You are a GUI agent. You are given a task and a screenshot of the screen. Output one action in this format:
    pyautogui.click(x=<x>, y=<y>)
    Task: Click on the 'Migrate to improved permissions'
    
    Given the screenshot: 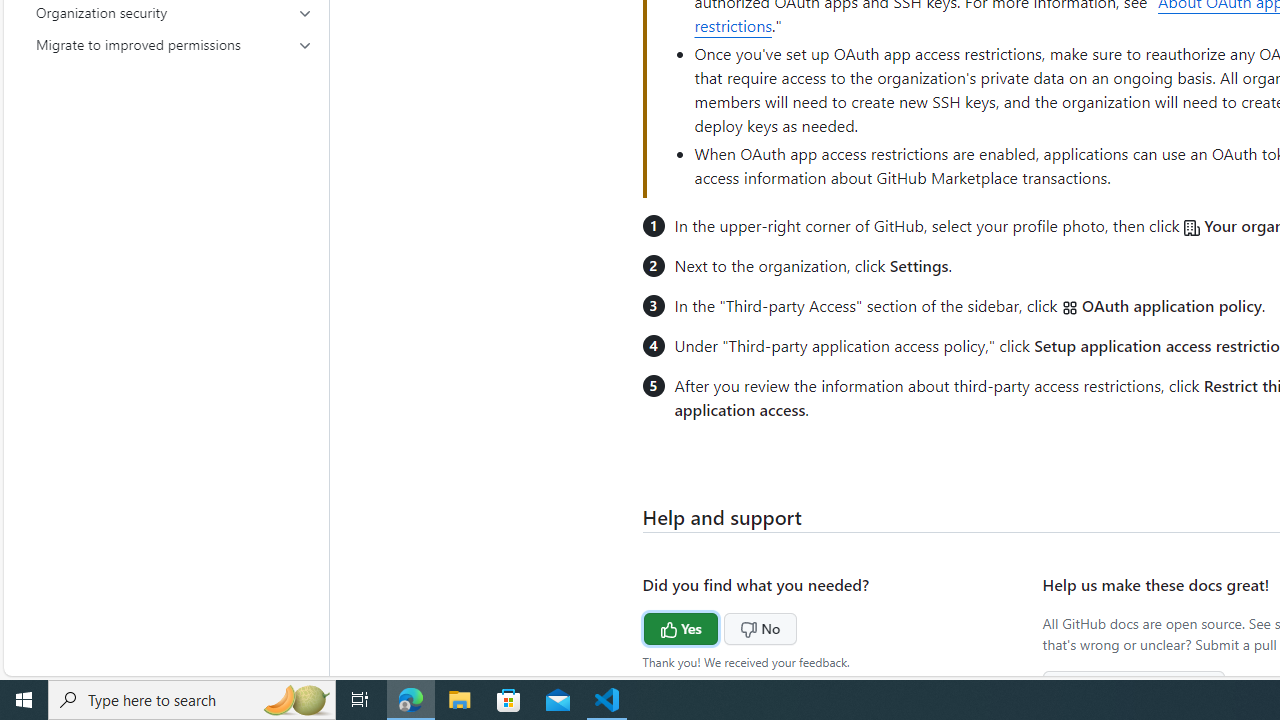 What is the action you would take?
    pyautogui.click(x=174, y=45)
    